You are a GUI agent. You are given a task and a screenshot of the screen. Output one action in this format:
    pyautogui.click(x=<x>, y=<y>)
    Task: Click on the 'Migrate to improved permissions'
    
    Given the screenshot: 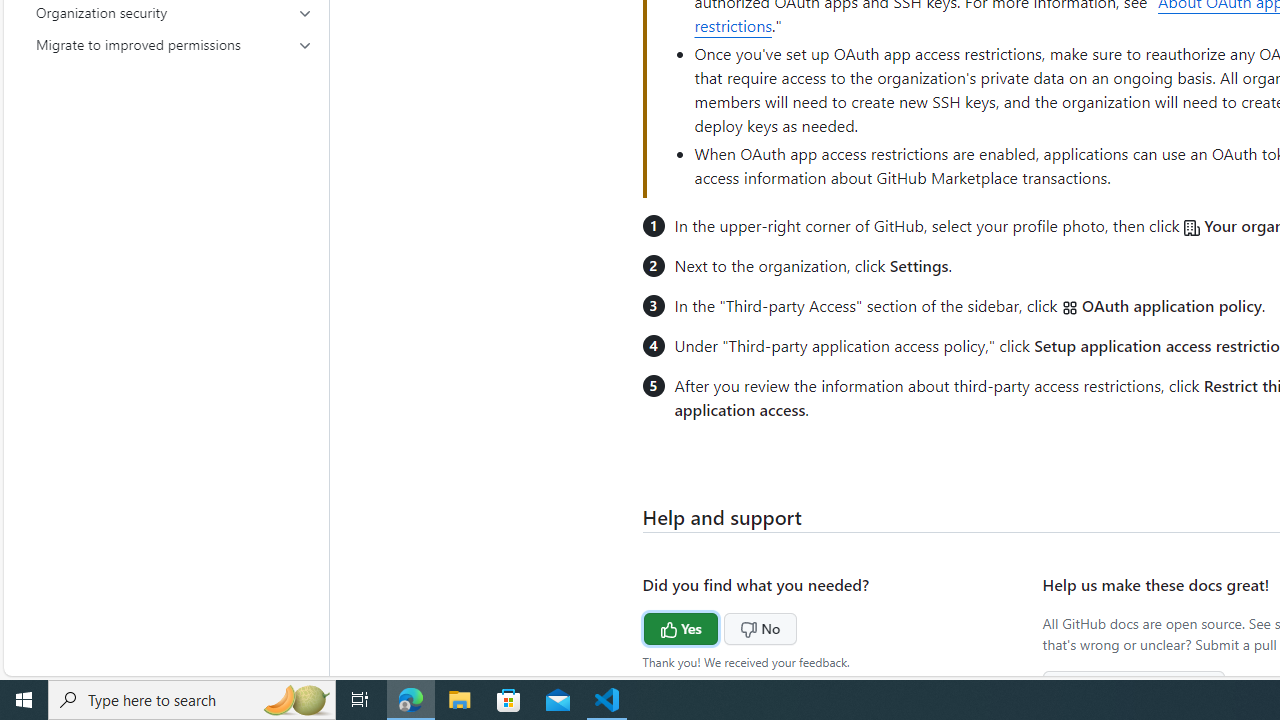 What is the action you would take?
    pyautogui.click(x=174, y=45)
    